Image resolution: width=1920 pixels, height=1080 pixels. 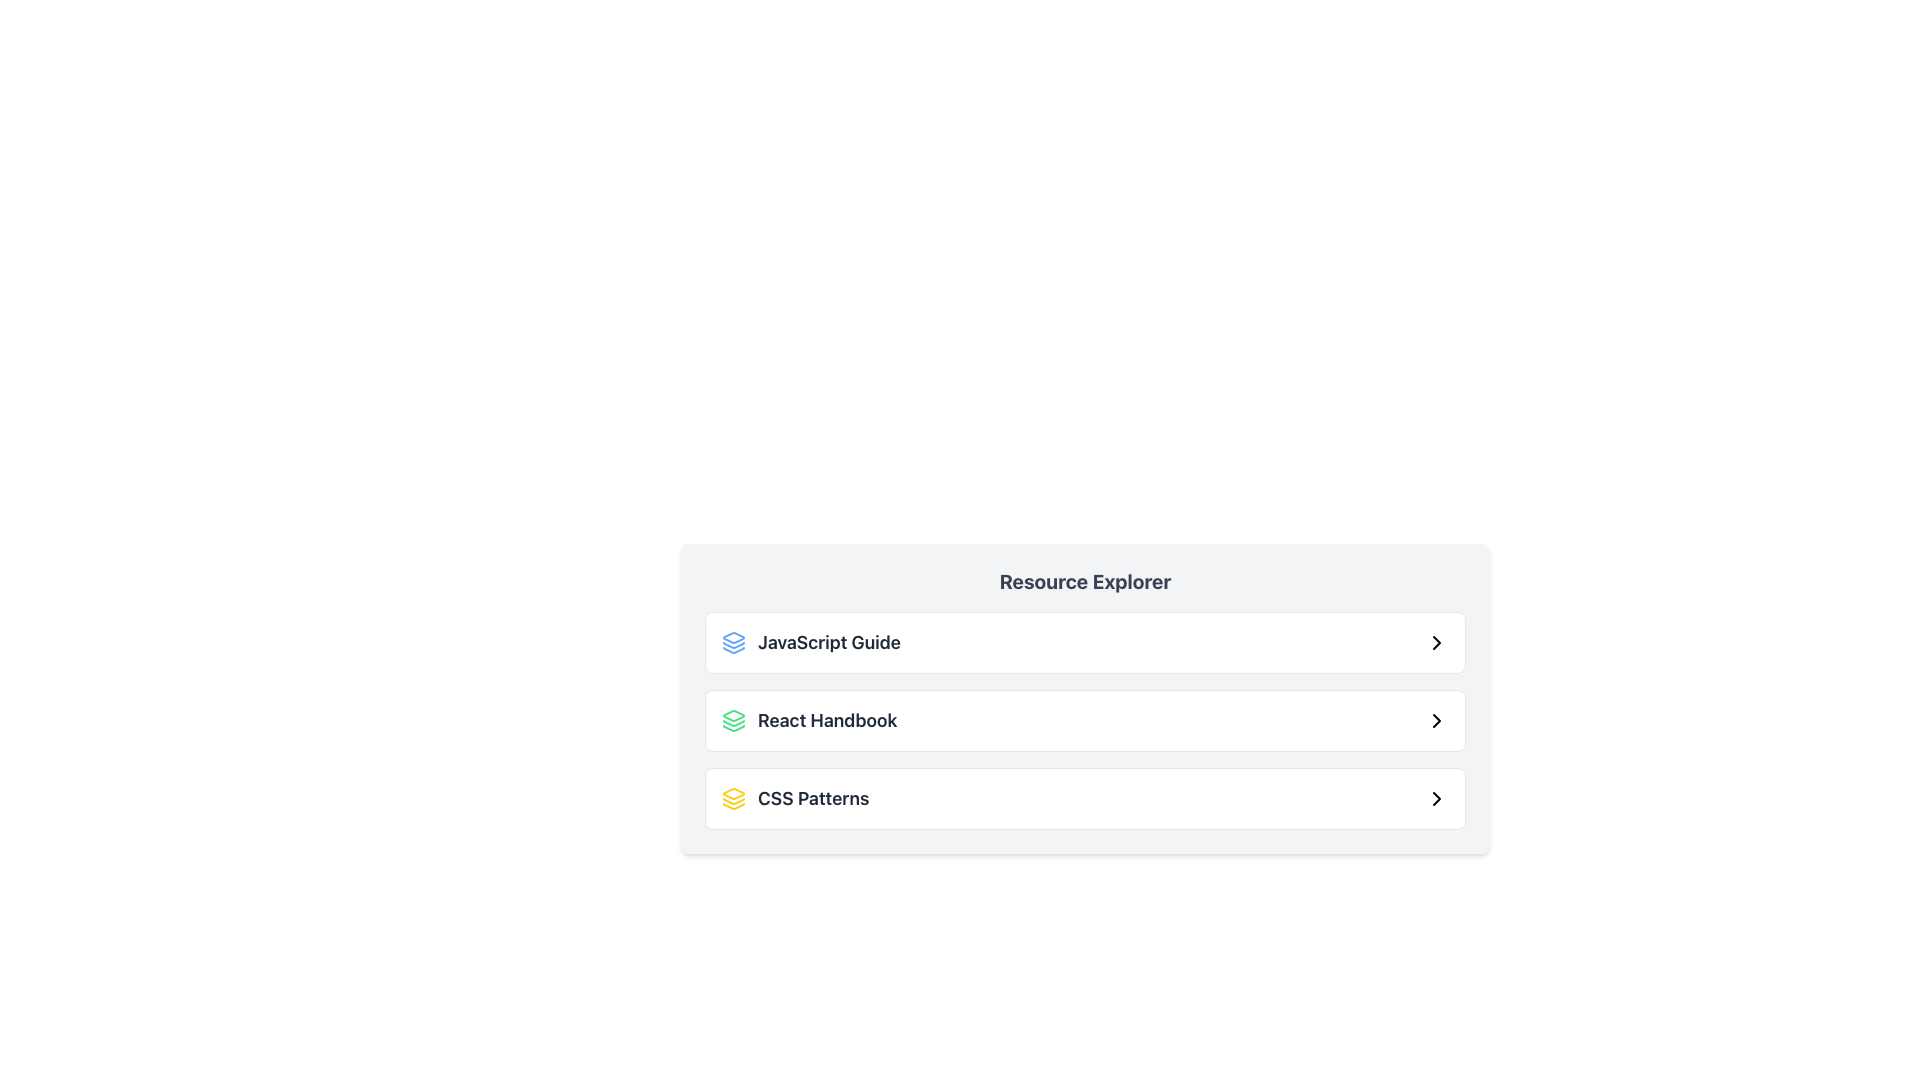 I want to click on the right-facing chevron arrow icon located at the far right end of the 'CSS Patterns' section in the Resource Explorer interface, so click(x=1435, y=797).